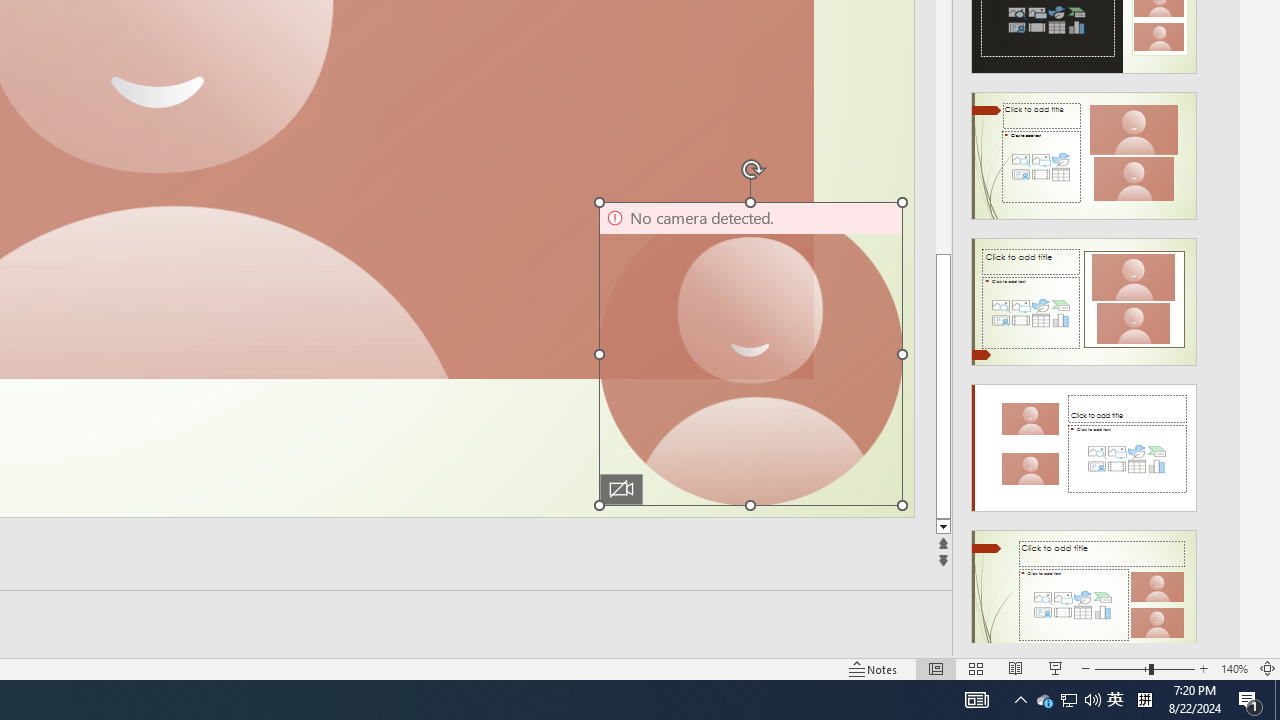  What do you see at coordinates (1015, 669) in the screenshot?
I see `'Reading View'` at bounding box center [1015, 669].